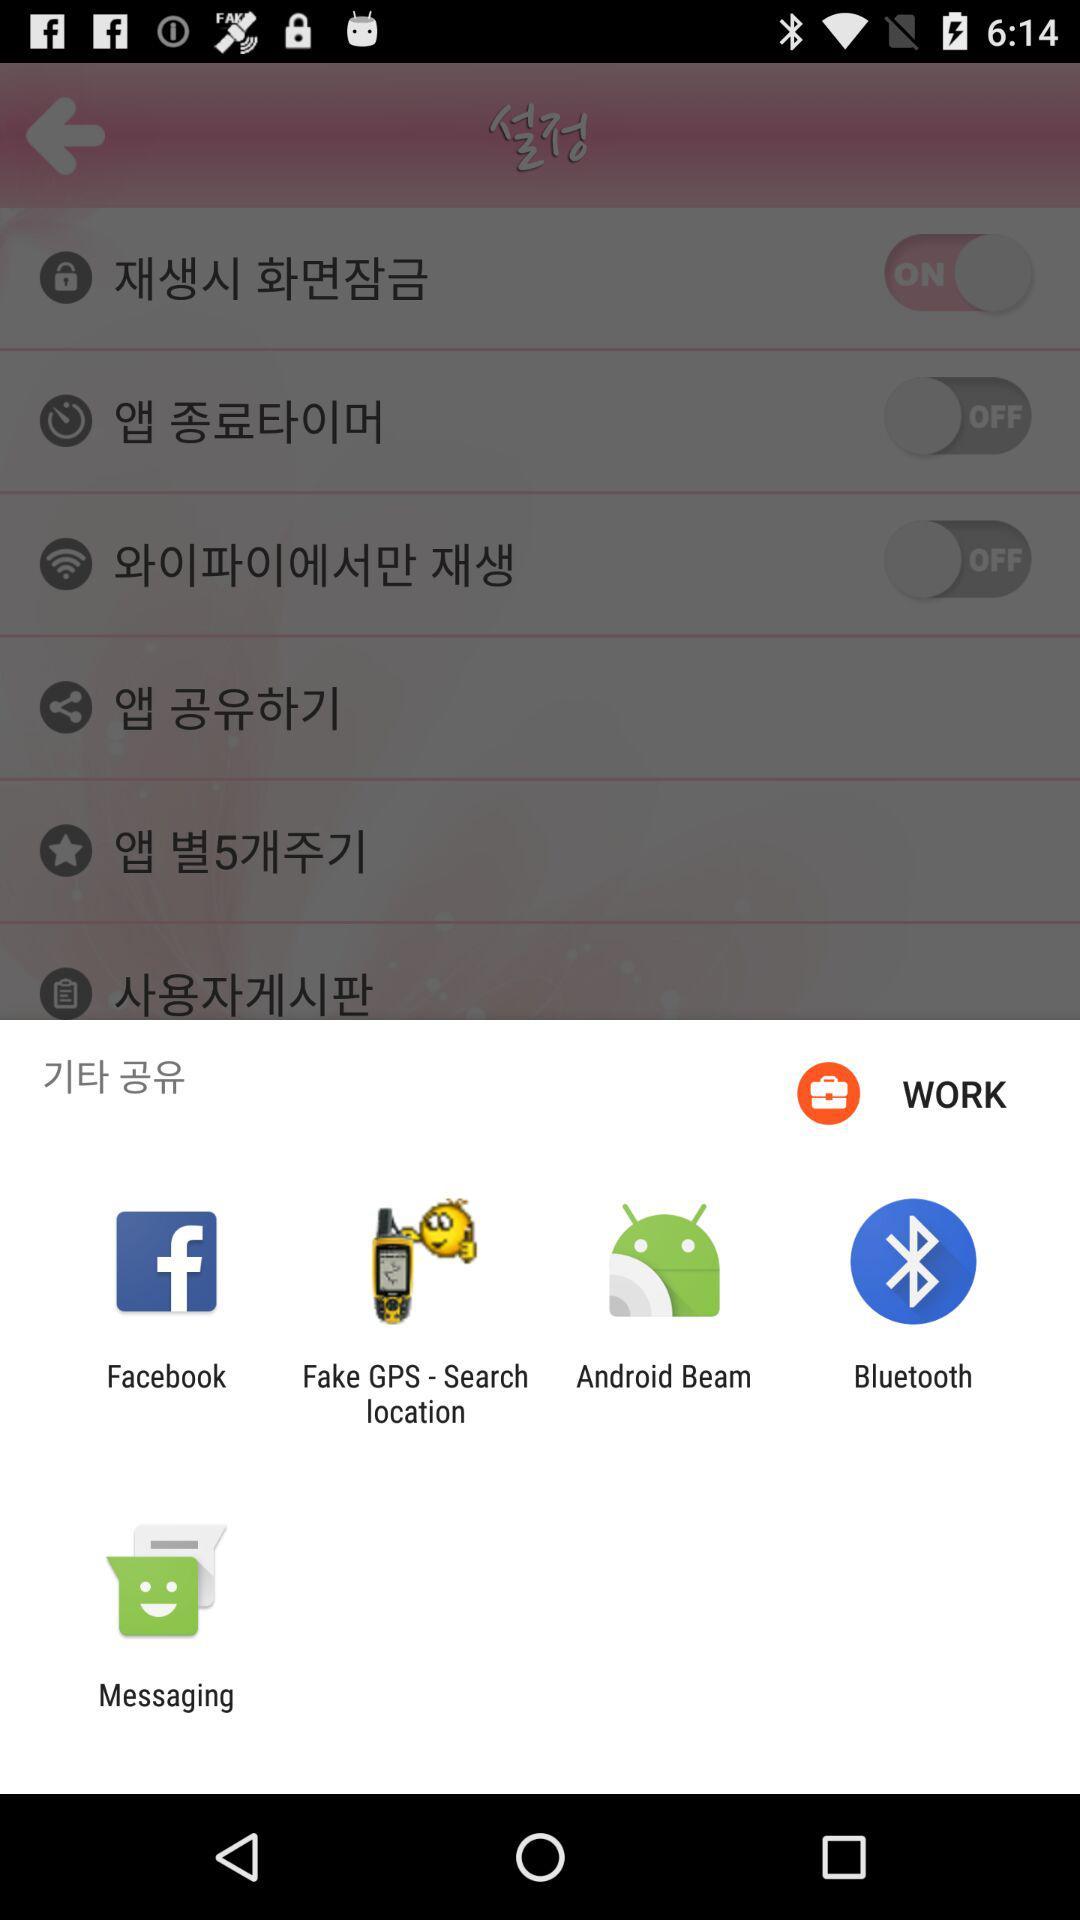  I want to click on the icon next to android beam icon, so click(414, 1392).